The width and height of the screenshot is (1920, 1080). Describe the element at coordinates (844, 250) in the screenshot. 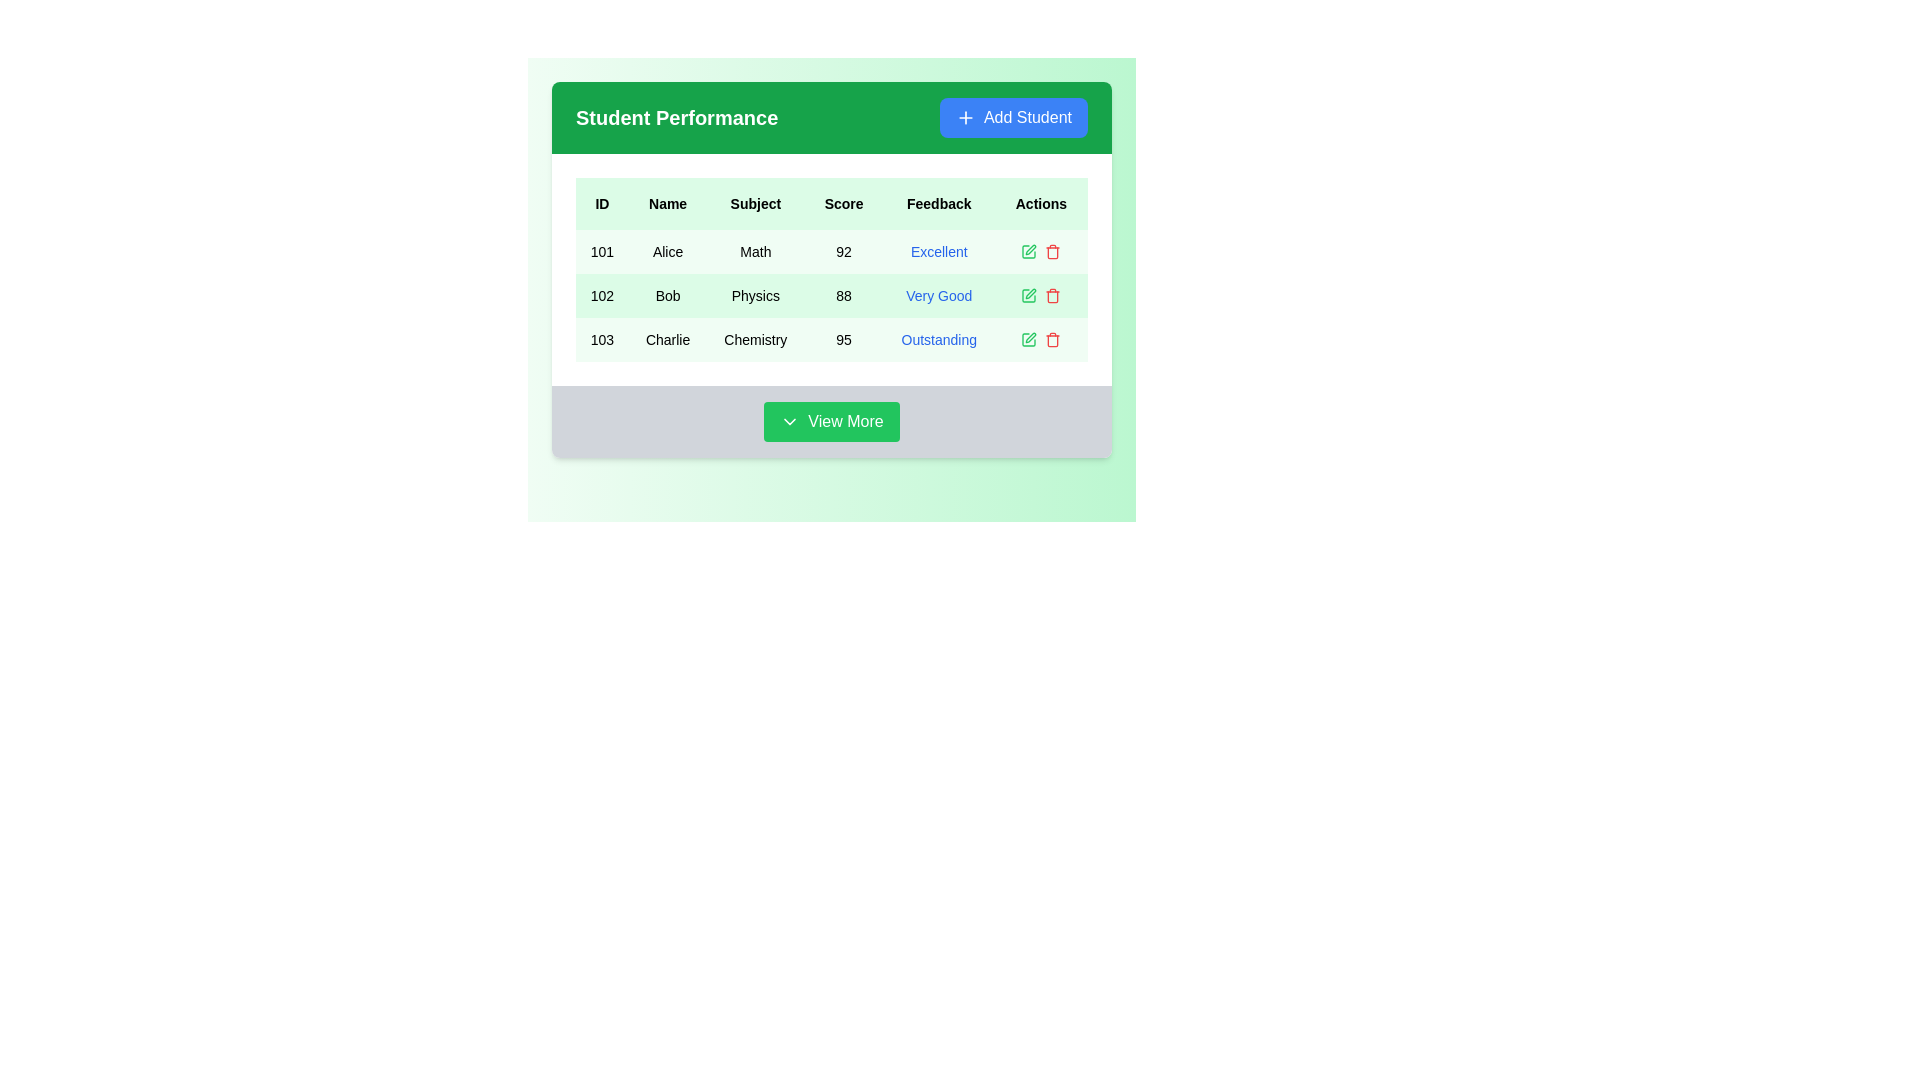

I see `the text element displaying '92' in black font, located in the Score column of Alice's Math entry` at that location.